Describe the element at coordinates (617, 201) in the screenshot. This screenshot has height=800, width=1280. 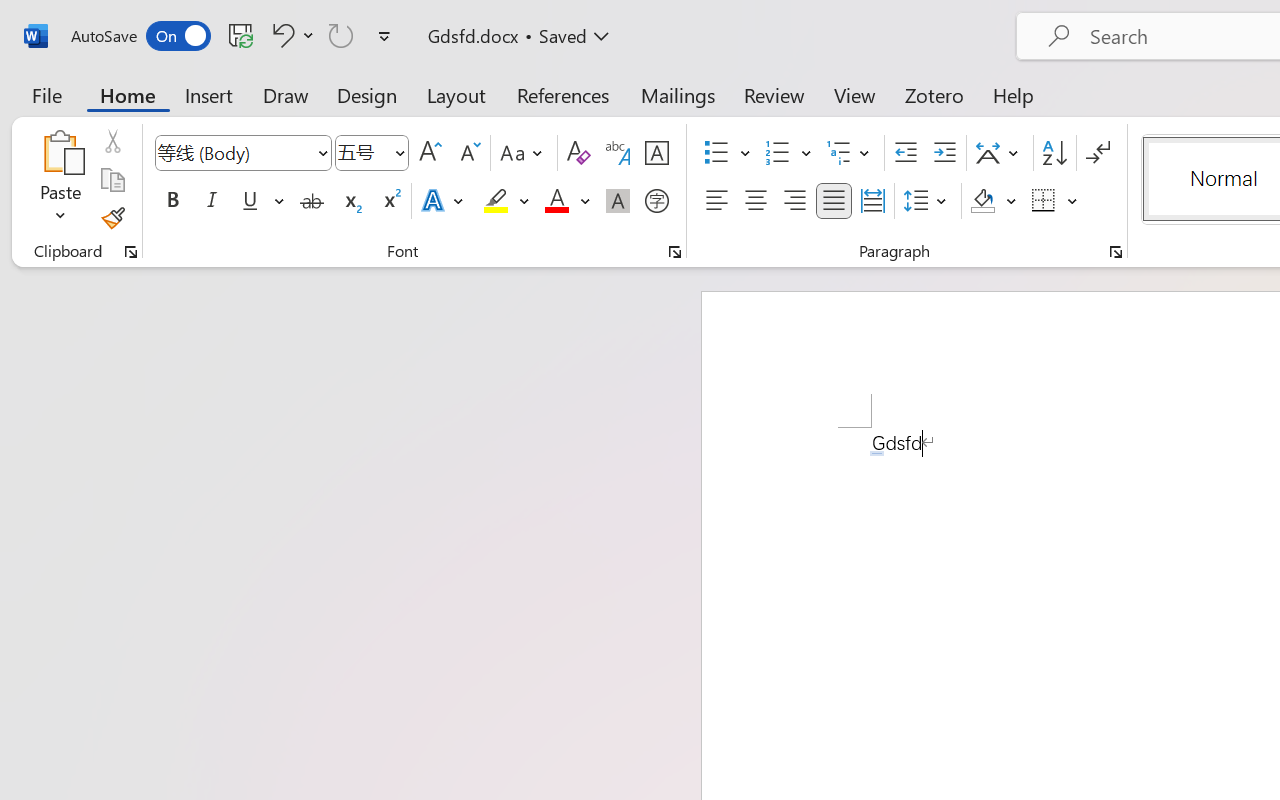
I see `'Character Shading'` at that location.